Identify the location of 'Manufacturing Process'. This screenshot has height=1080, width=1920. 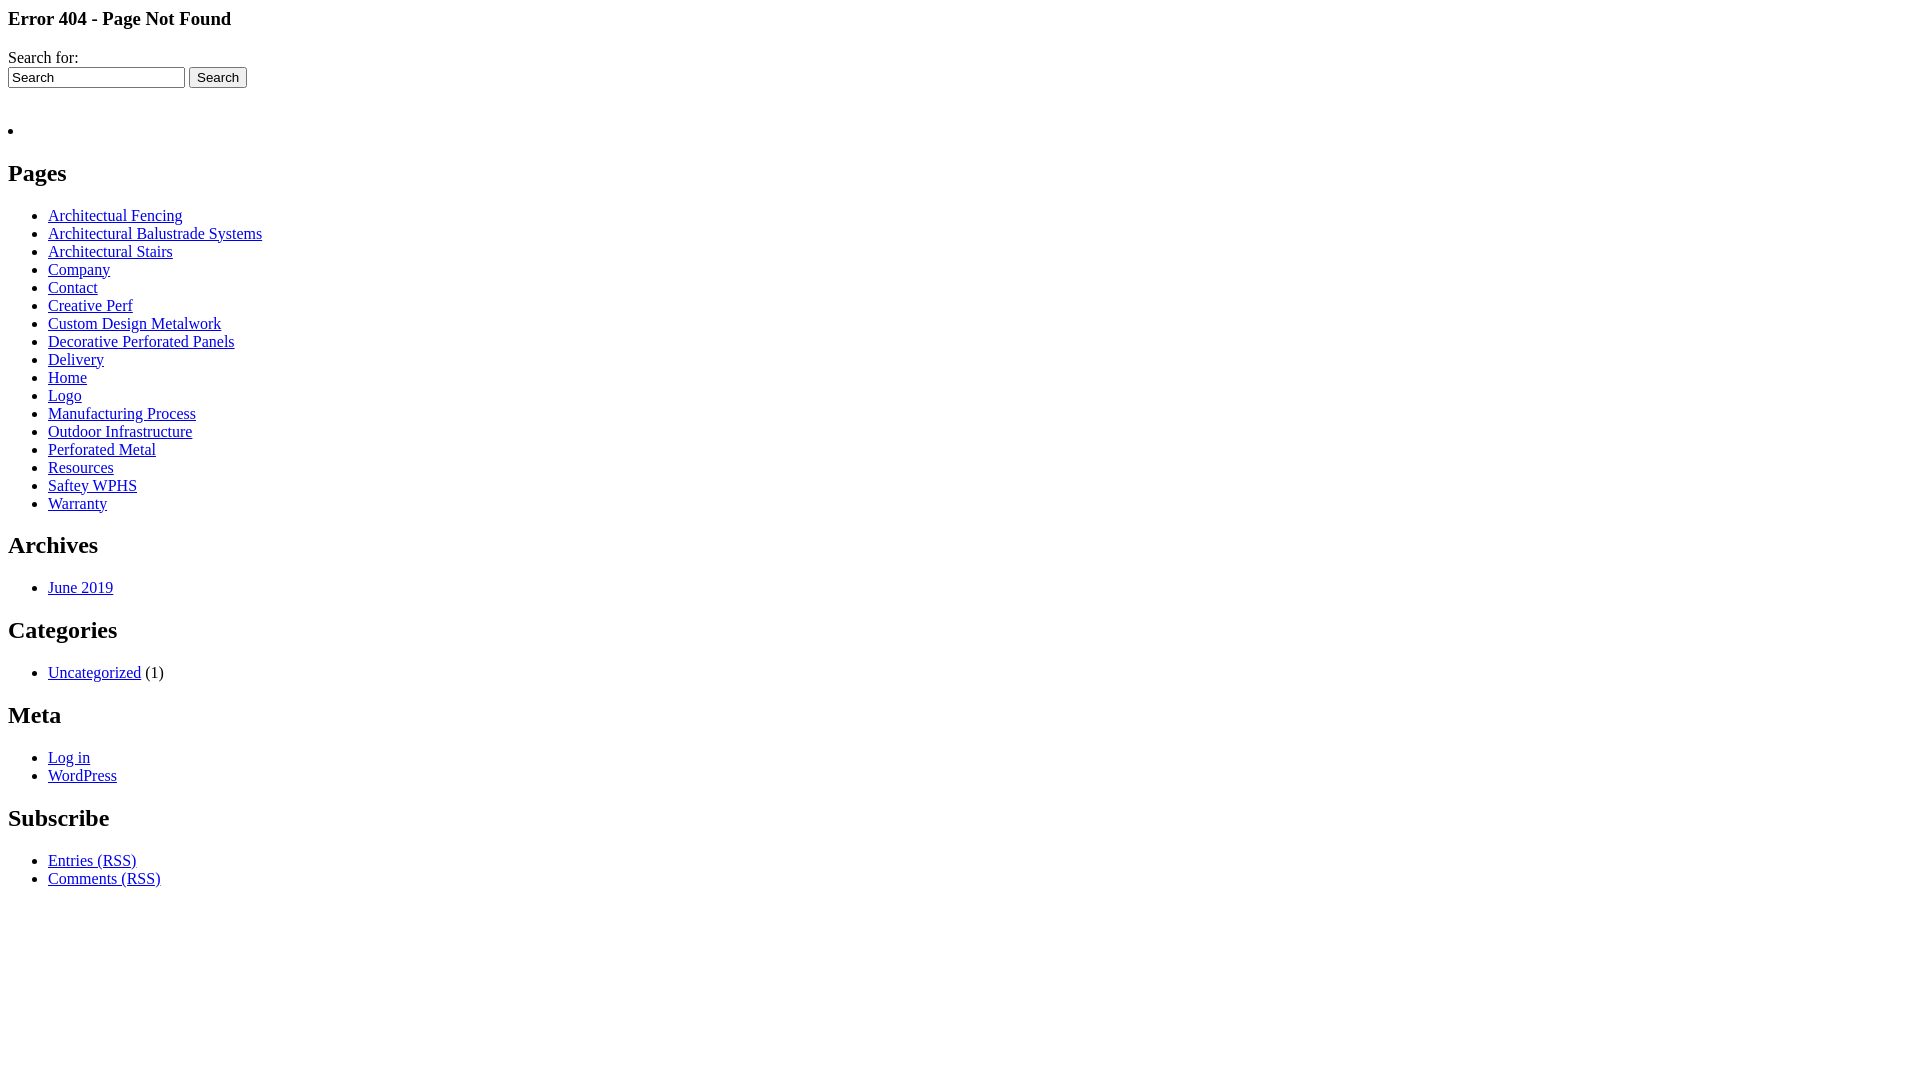
(120, 412).